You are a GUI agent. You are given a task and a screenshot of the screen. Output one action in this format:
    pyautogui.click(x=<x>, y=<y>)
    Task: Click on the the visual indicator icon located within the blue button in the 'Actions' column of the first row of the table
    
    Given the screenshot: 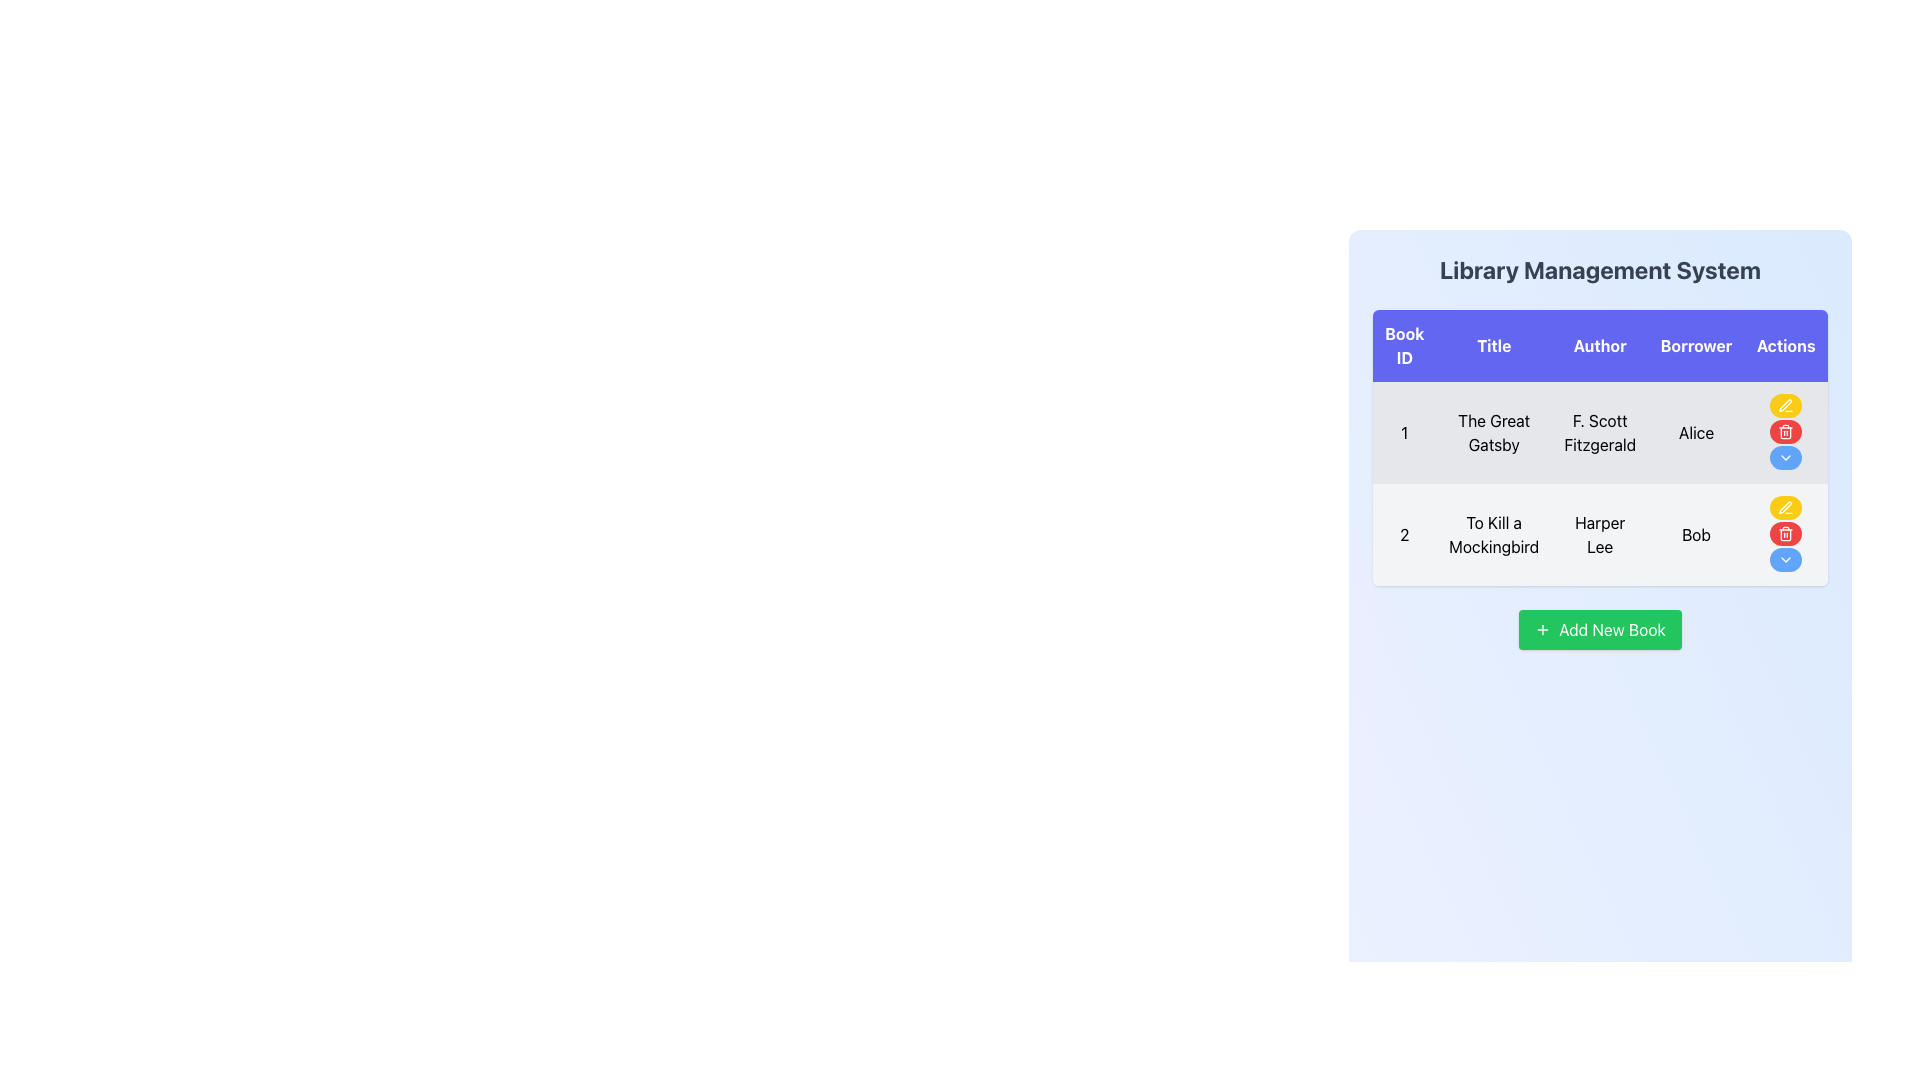 What is the action you would take?
    pyautogui.click(x=1786, y=559)
    